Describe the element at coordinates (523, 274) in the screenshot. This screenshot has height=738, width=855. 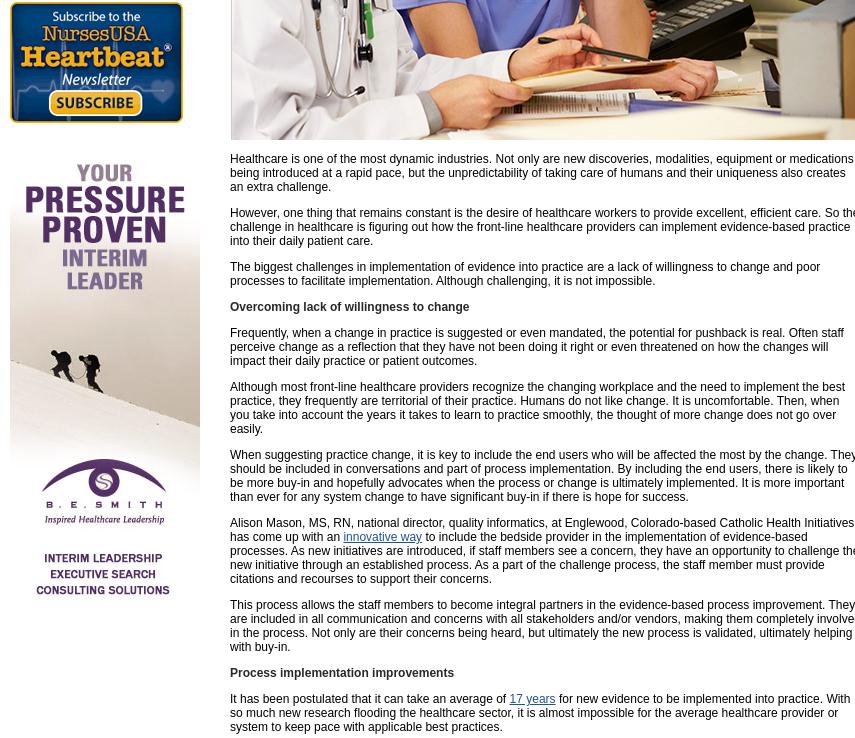
I see `'The biggest challenges in implementation of evidence into practice are a lack of willingness to change and poor processes to facilitate implementation. Although challenging, it is not impossible.'` at that location.